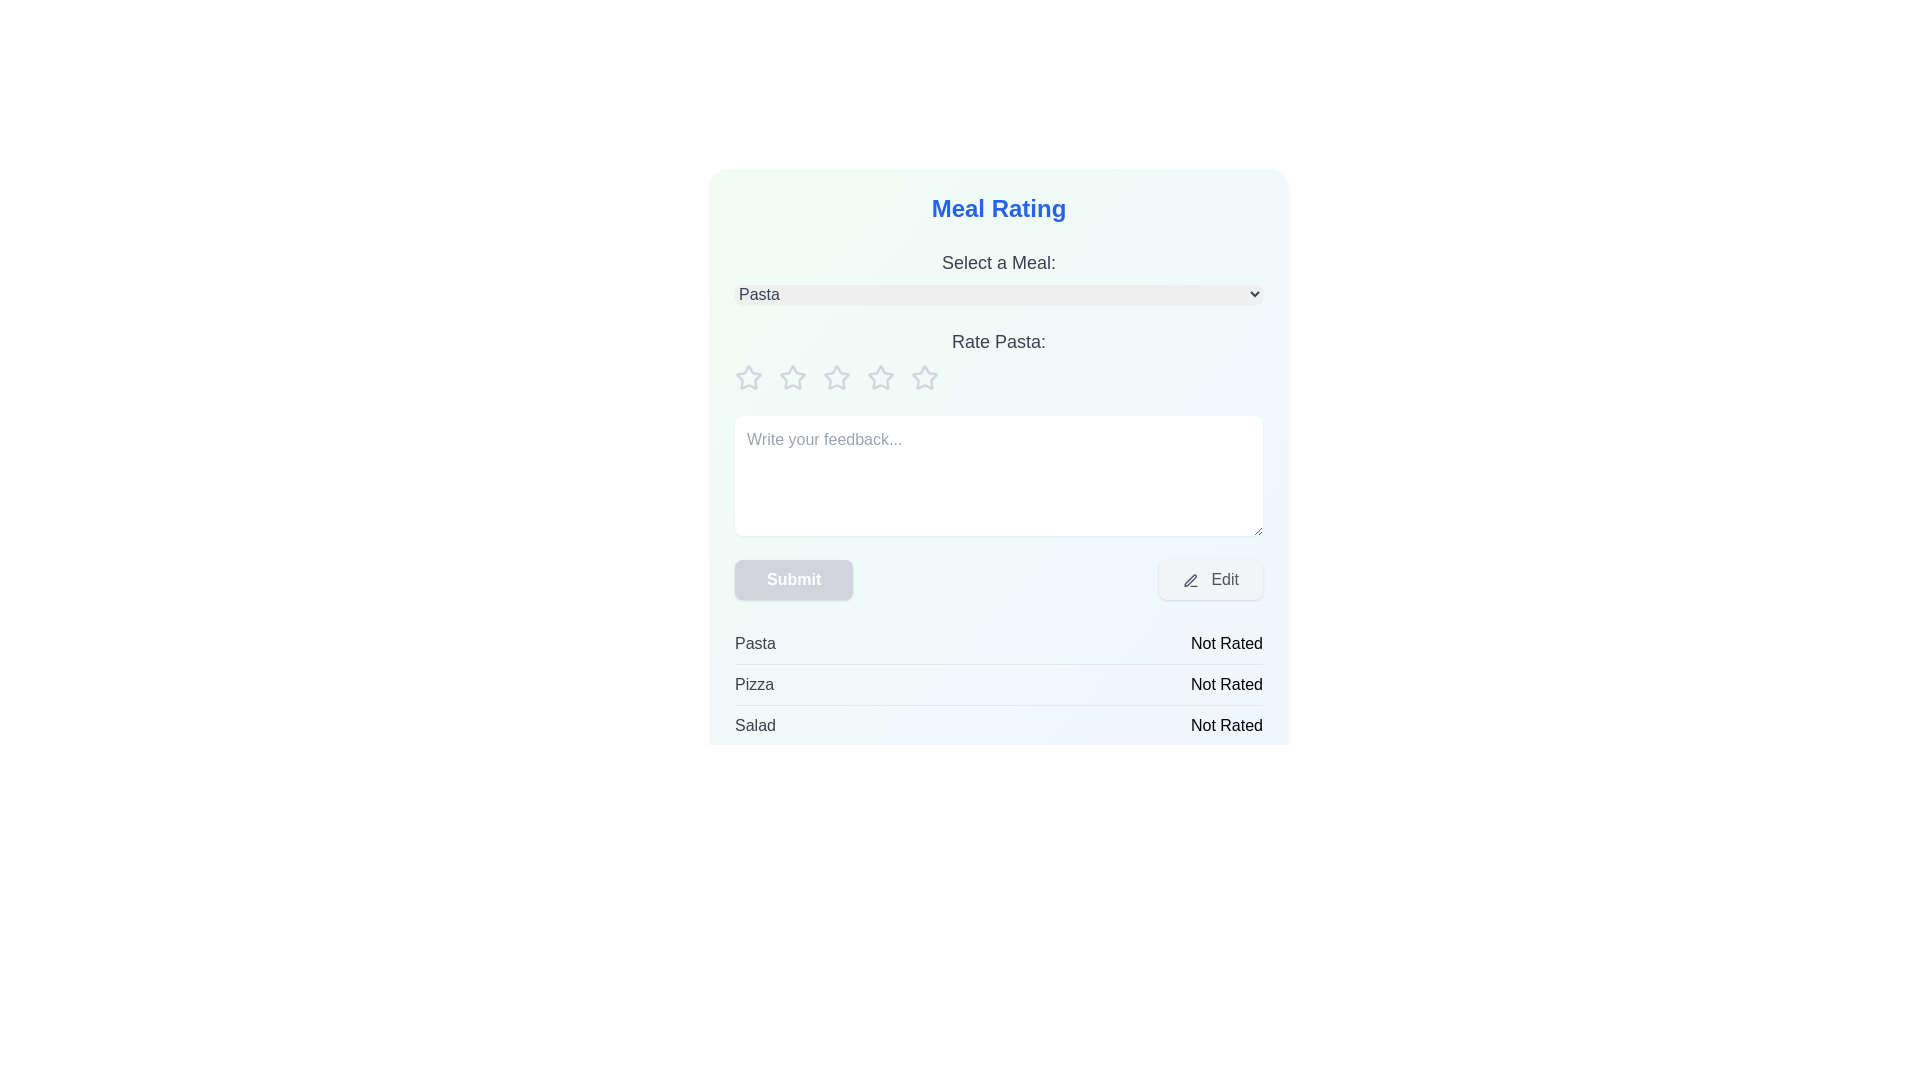 This screenshot has height=1080, width=1920. I want to click on the 'Salad' text label in the third row of the vertical list that identifies the food item, so click(754, 725).